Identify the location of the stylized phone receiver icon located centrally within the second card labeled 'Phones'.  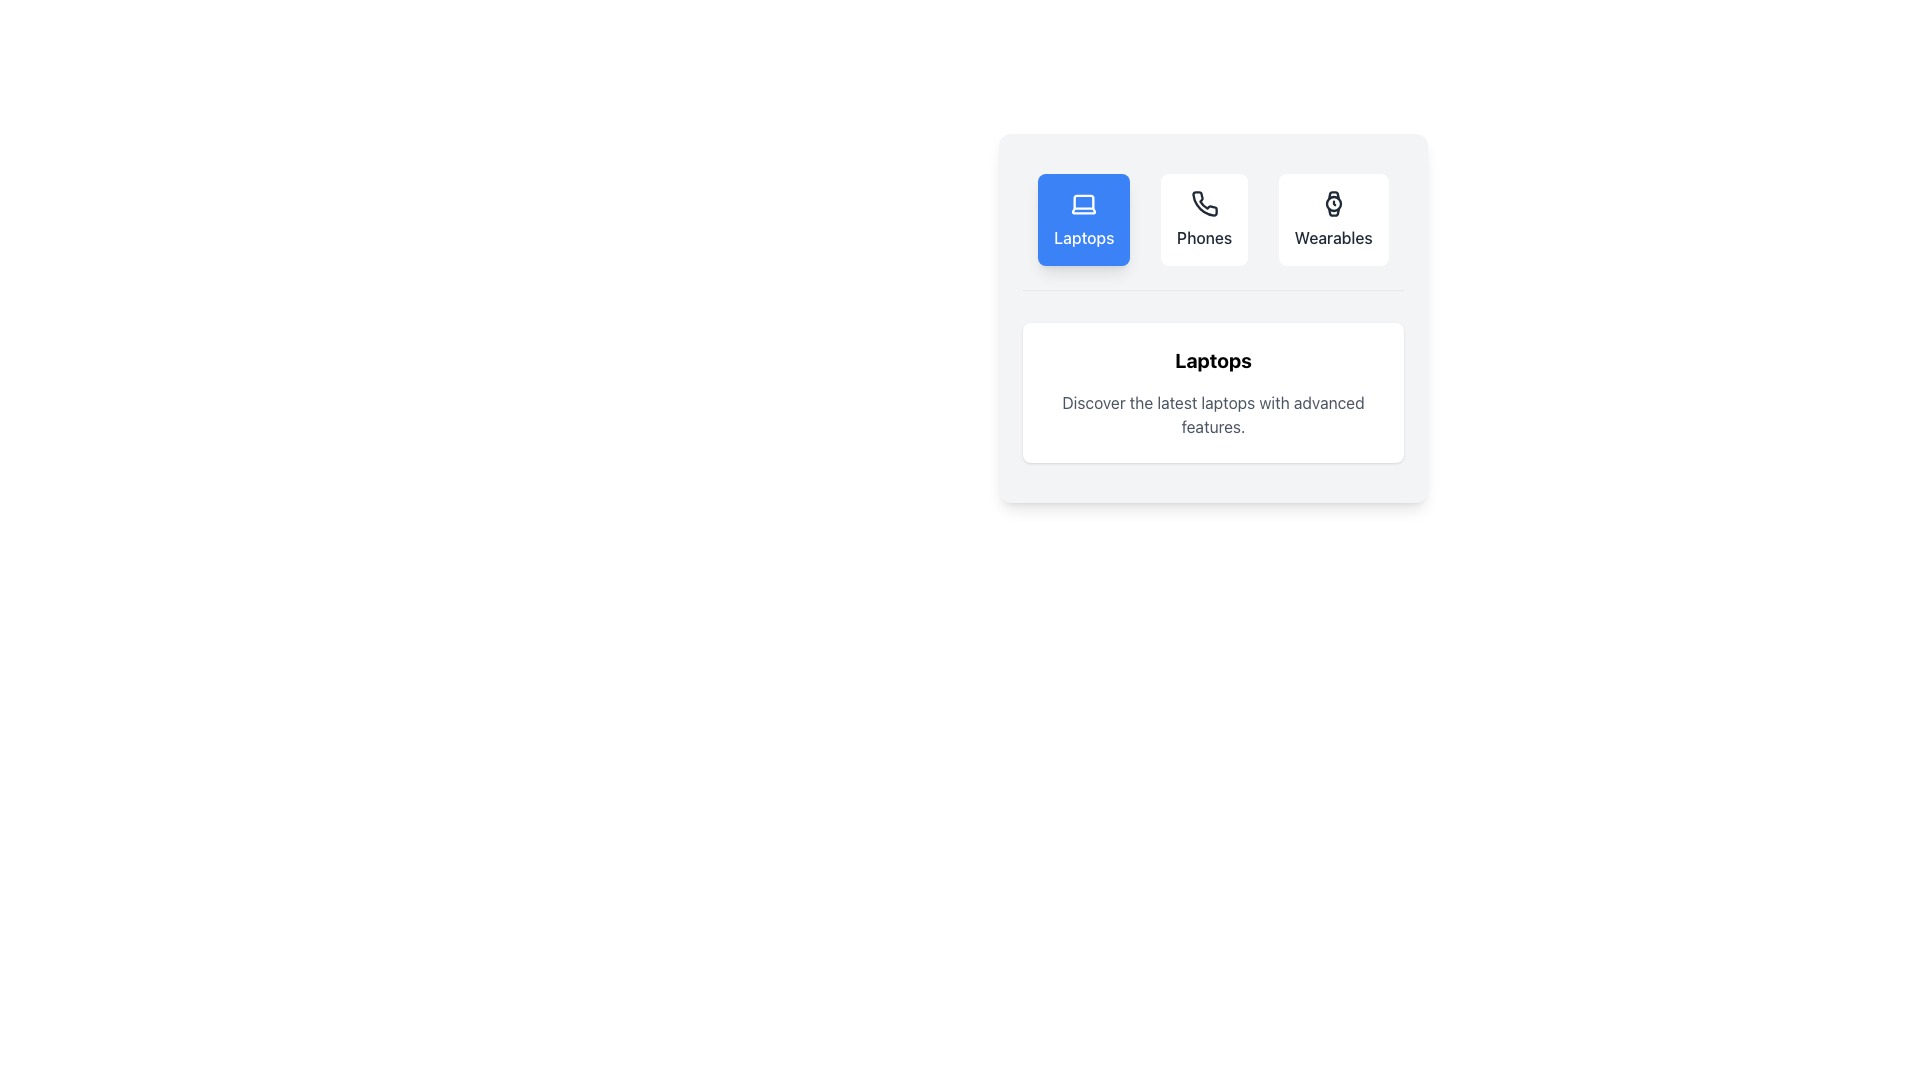
(1203, 204).